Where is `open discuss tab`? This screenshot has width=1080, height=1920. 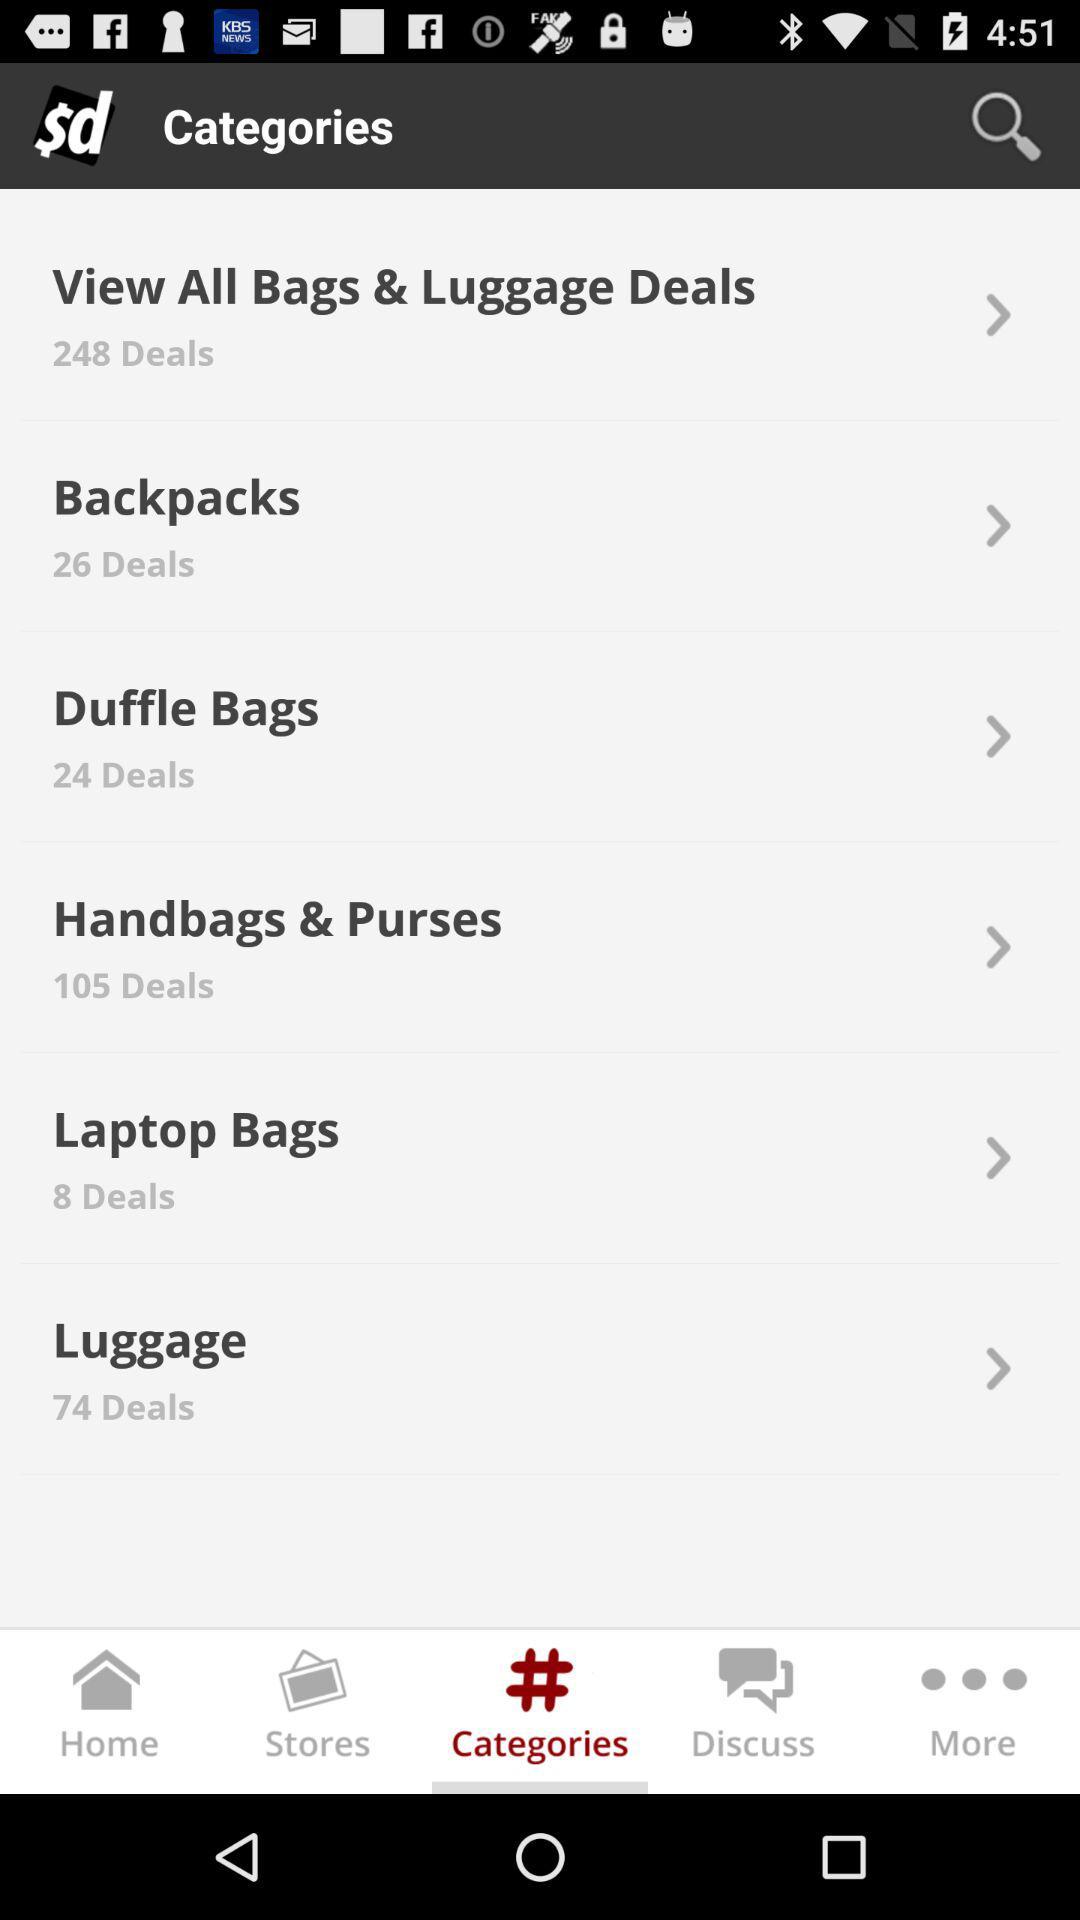 open discuss tab is located at coordinates (756, 1715).